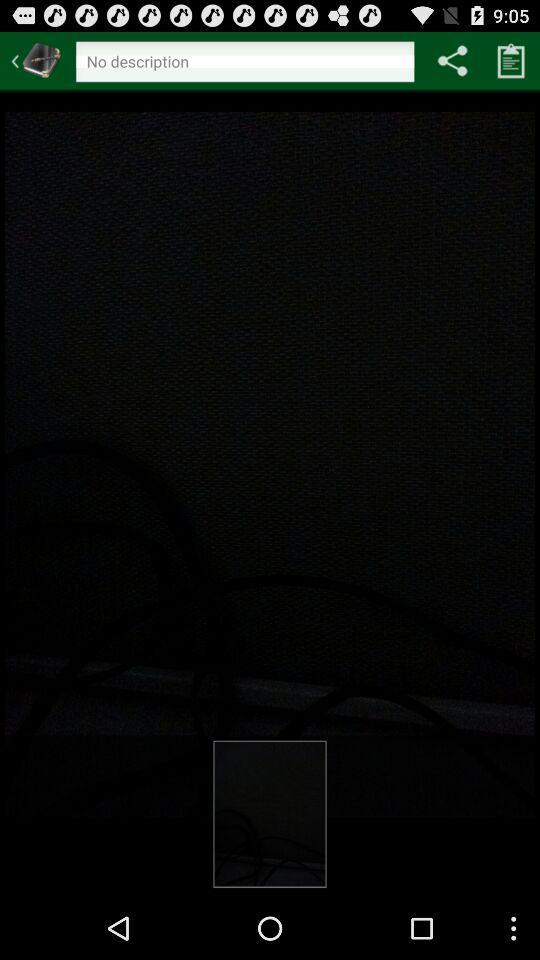  I want to click on text imput for search, so click(245, 64).